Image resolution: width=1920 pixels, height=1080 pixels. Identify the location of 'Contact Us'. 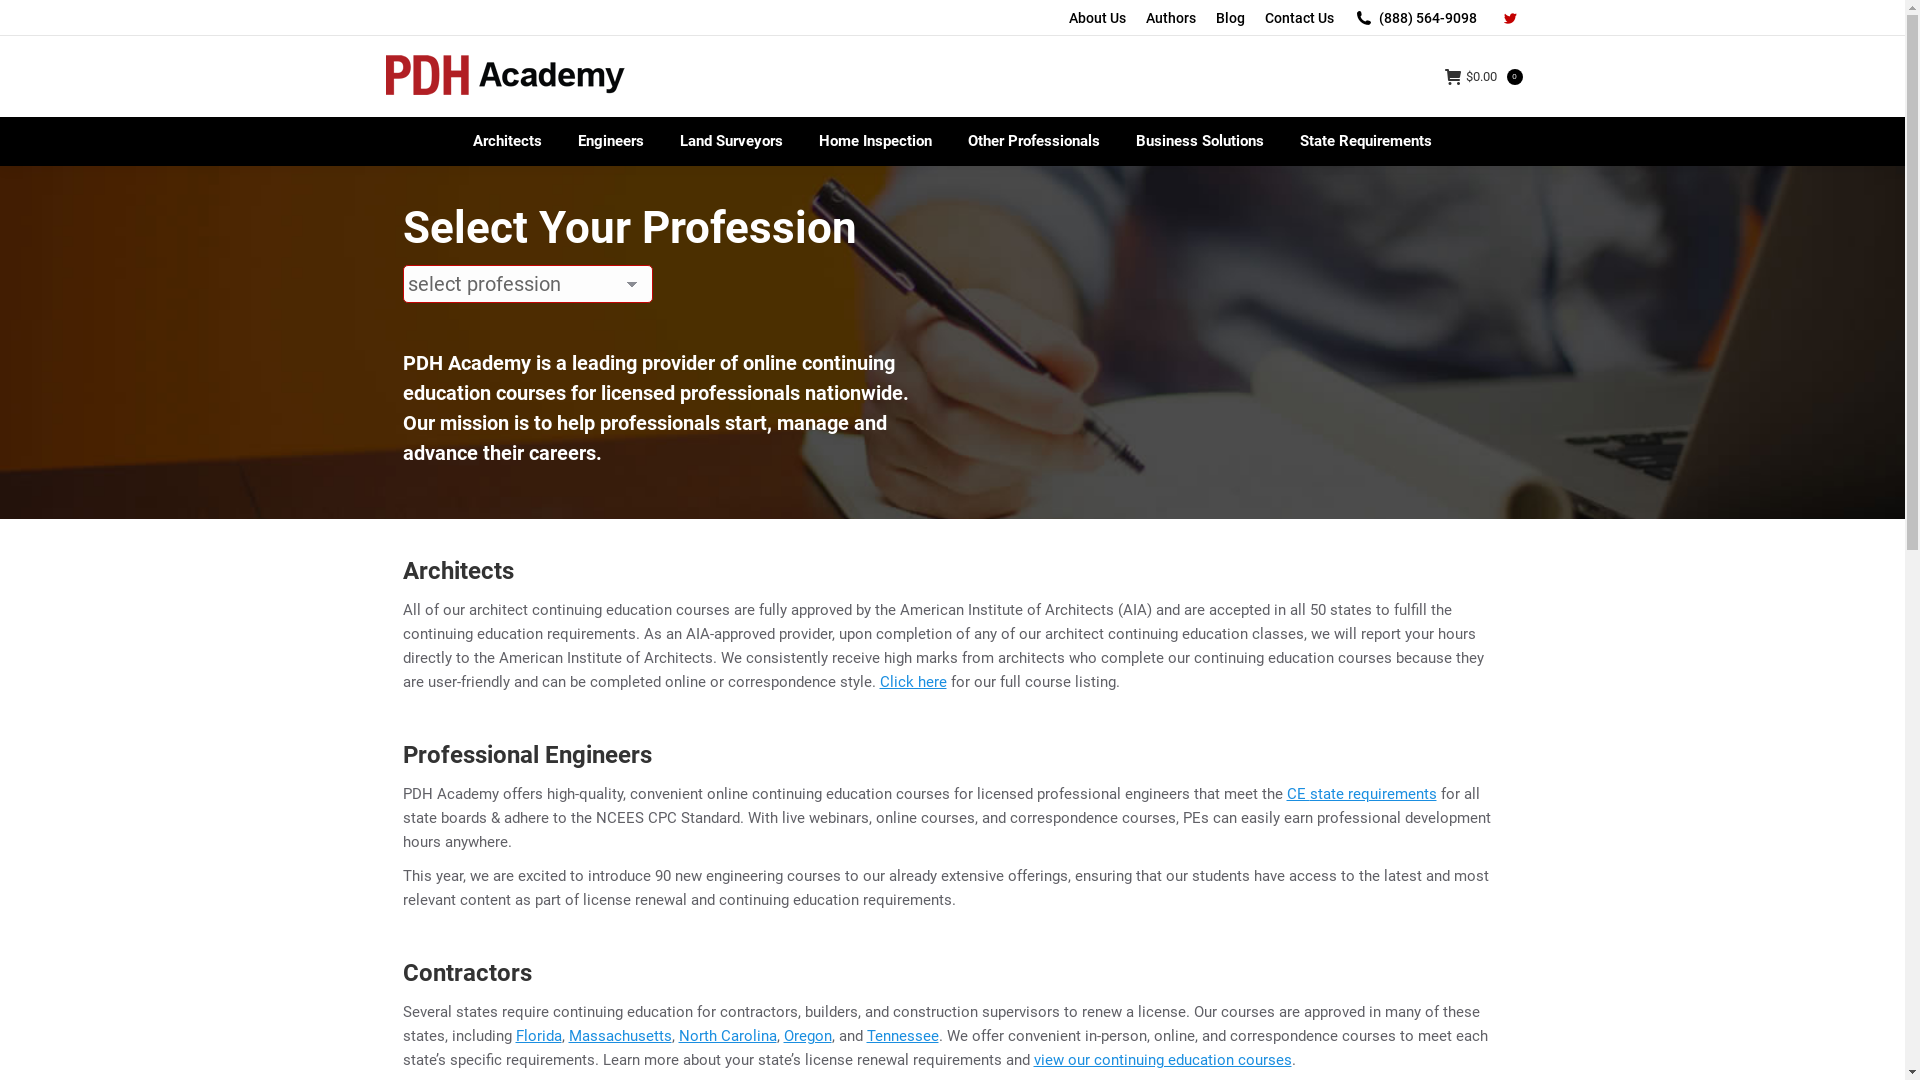
(1298, 18).